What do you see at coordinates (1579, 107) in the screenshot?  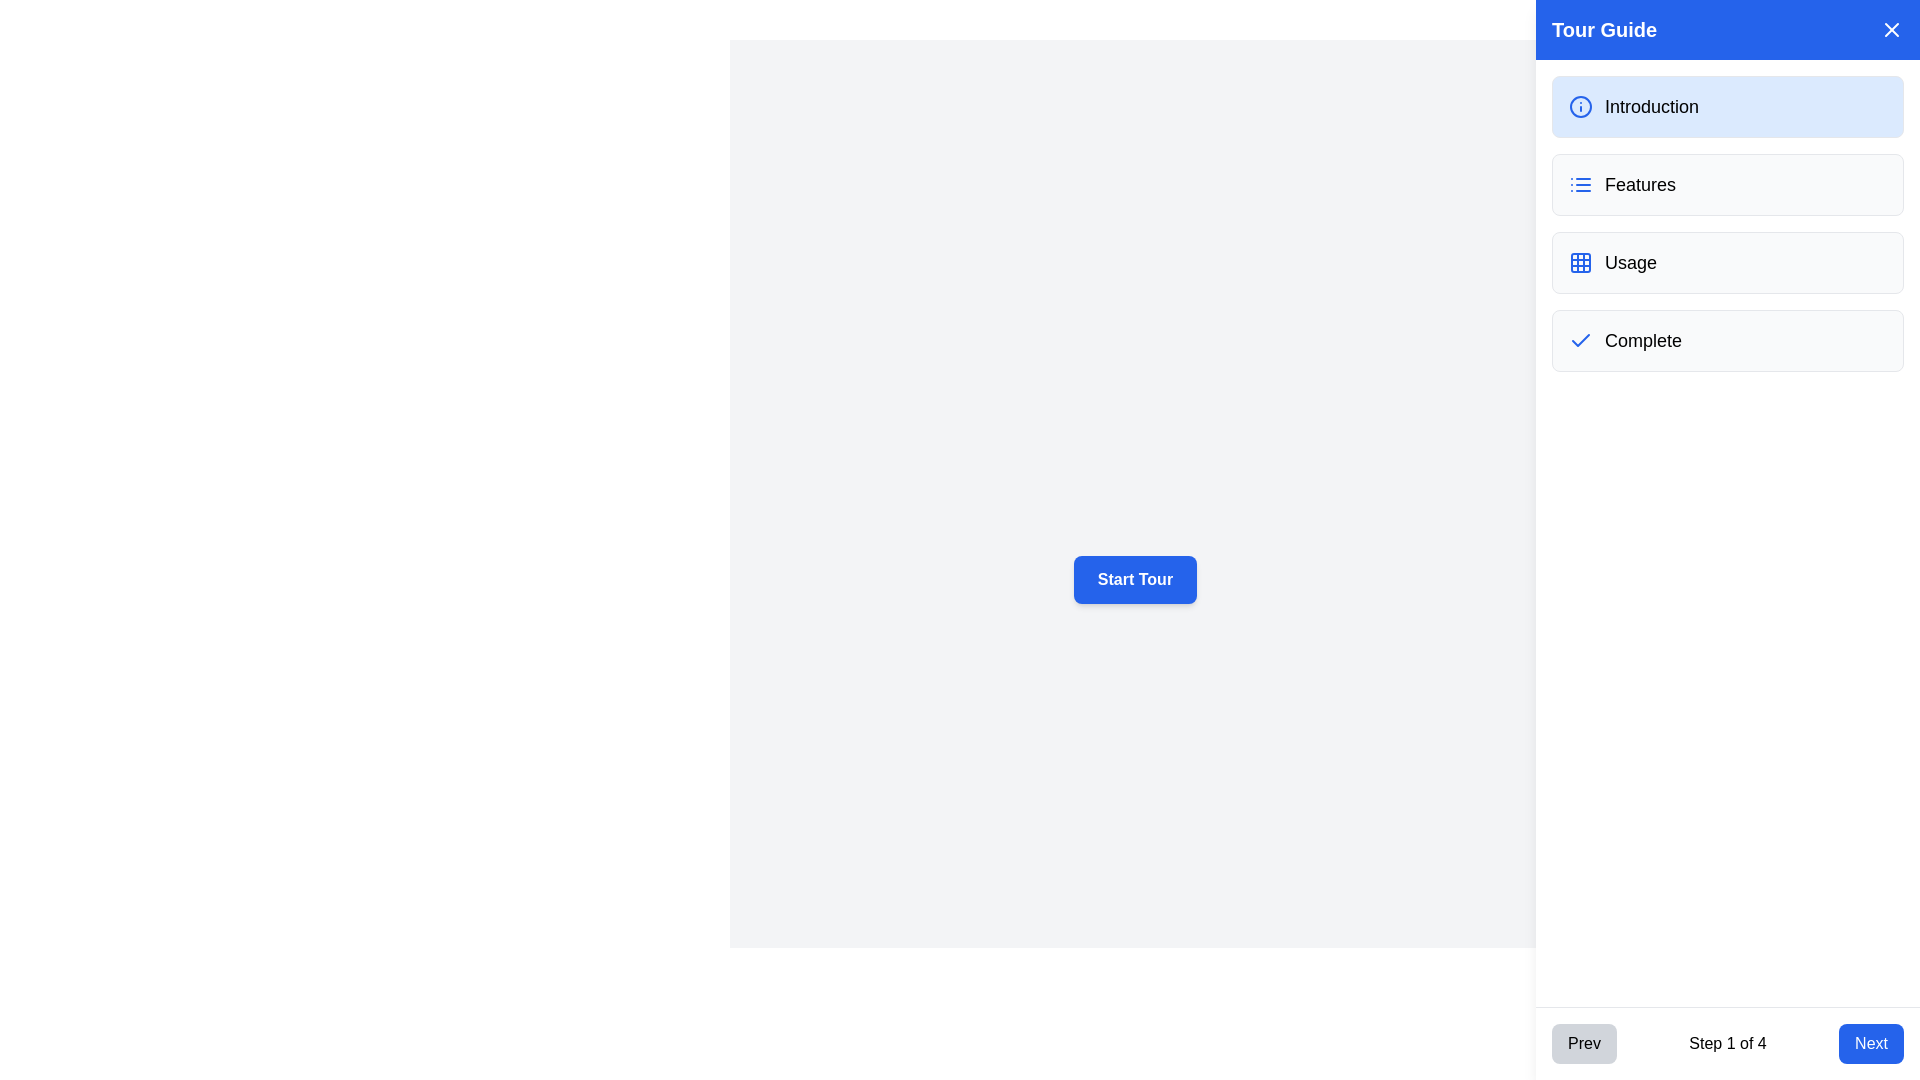 I see `the informational icon with a blue outline and a smaller blue dot inside, located to the left of the 'Introduction' text label in the 'Tour Guide' menu` at bounding box center [1579, 107].